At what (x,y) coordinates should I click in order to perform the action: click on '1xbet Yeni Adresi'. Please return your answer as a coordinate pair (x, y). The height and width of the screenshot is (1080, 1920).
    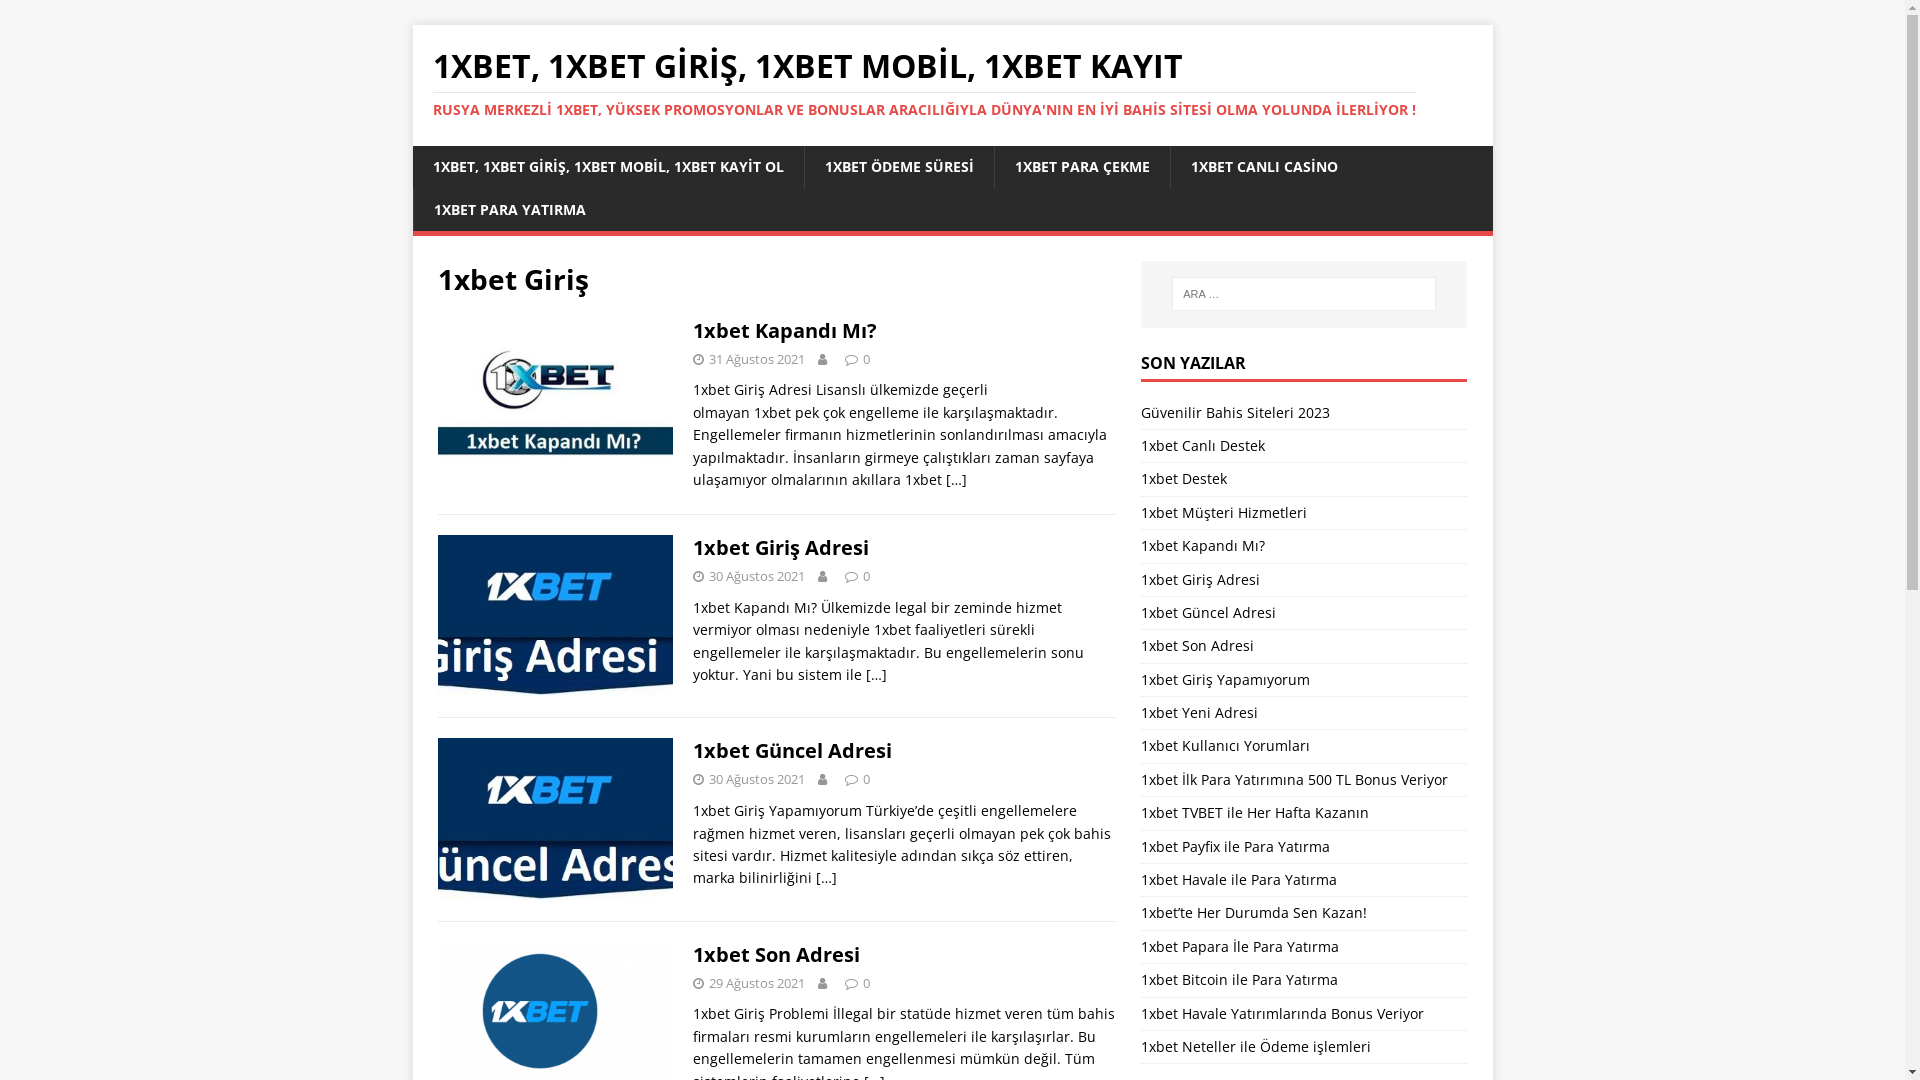
    Looking at the image, I should click on (1141, 711).